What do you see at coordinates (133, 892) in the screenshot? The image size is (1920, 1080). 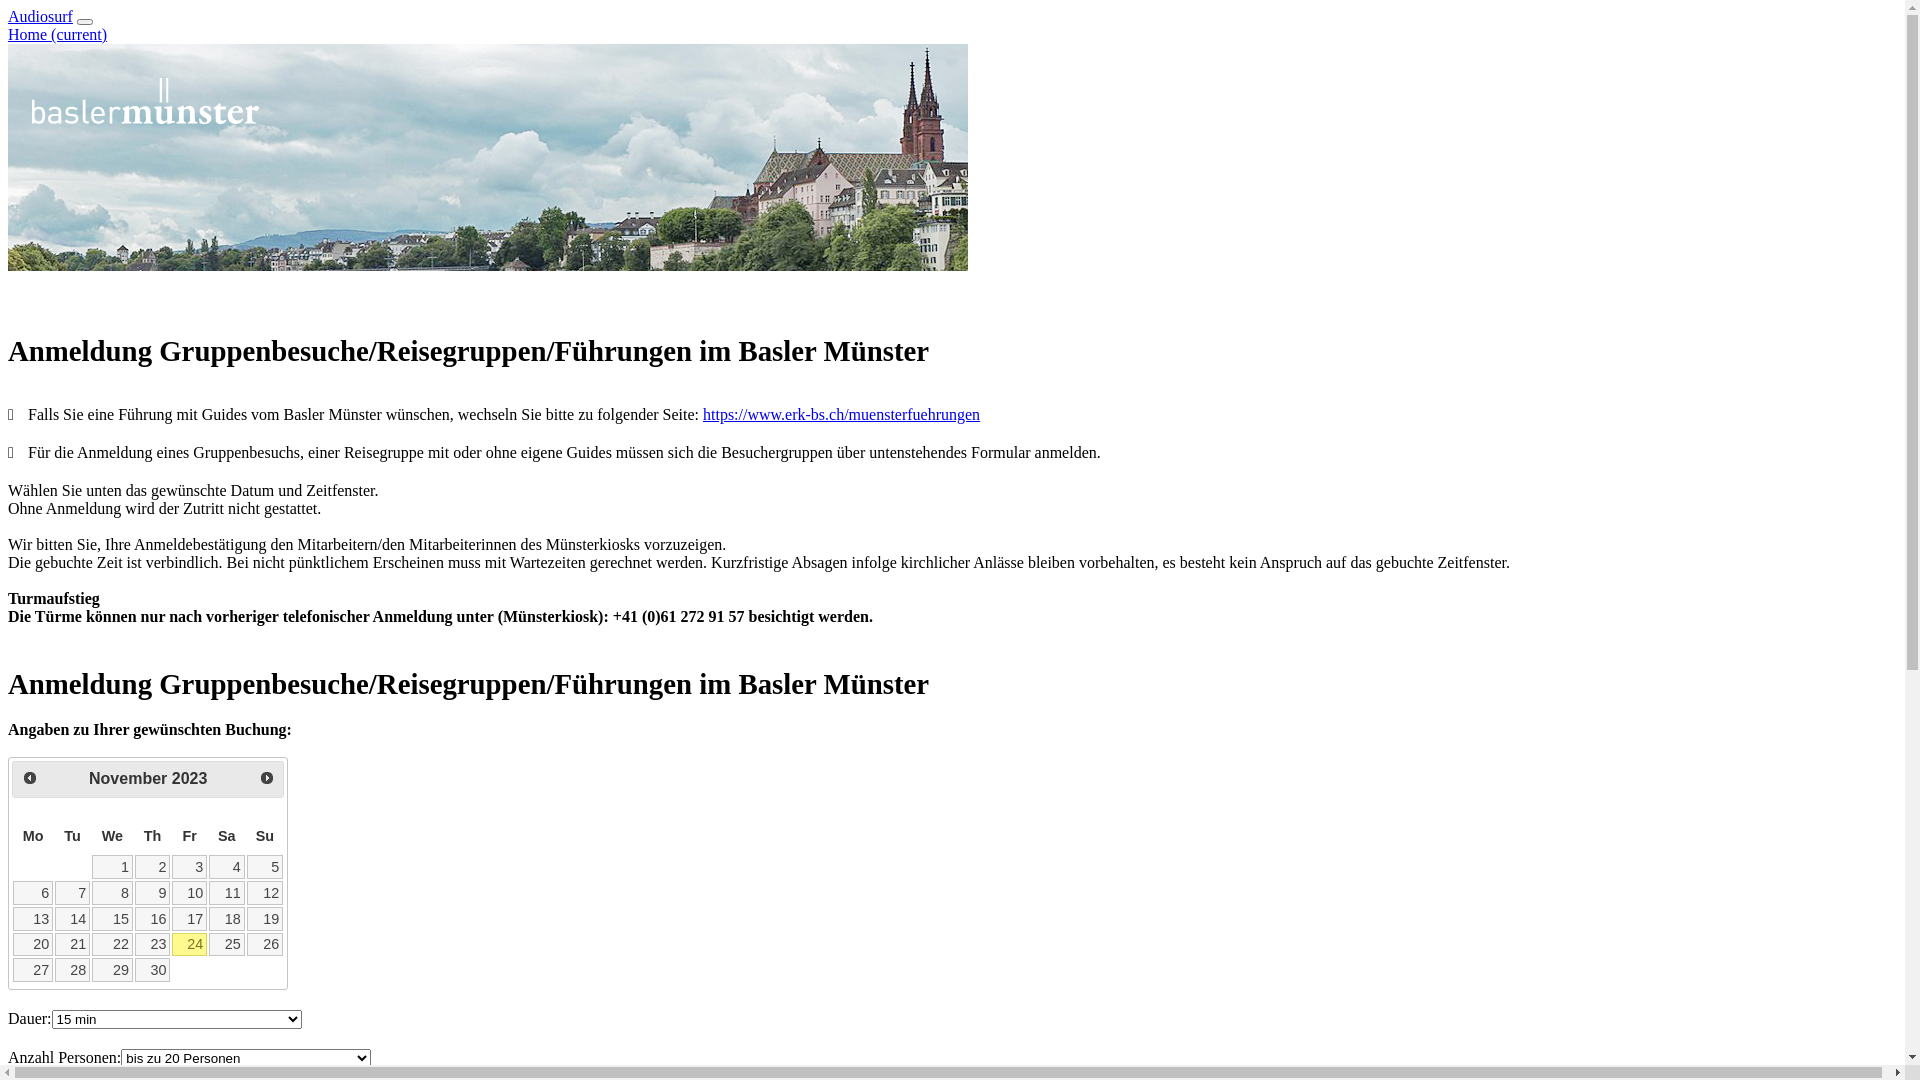 I see `'9'` at bounding box center [133, 892].